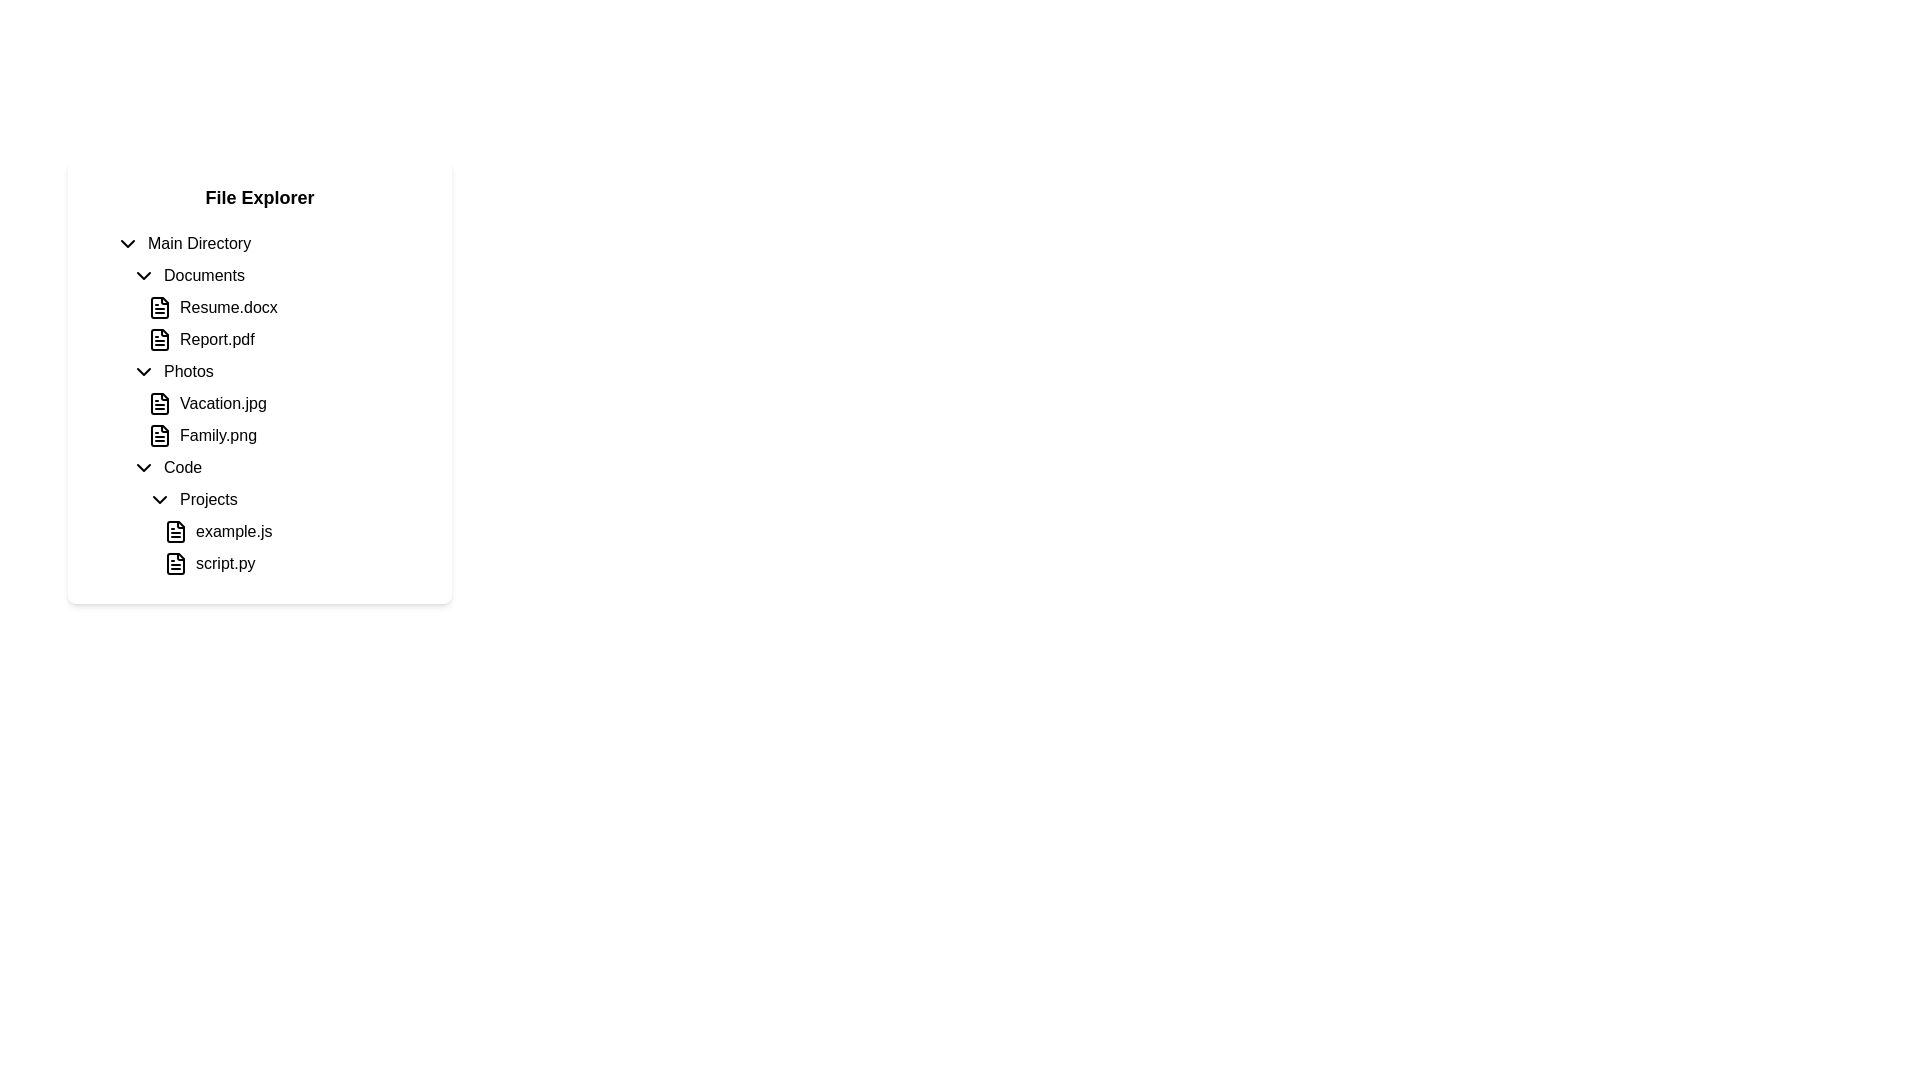 The width and height of the screenshot is (1920, 1080). I want to click on the document icon in the 'File Explorer' interface under the 'Code' section in the 'Projects' folder, so click(176, 563).